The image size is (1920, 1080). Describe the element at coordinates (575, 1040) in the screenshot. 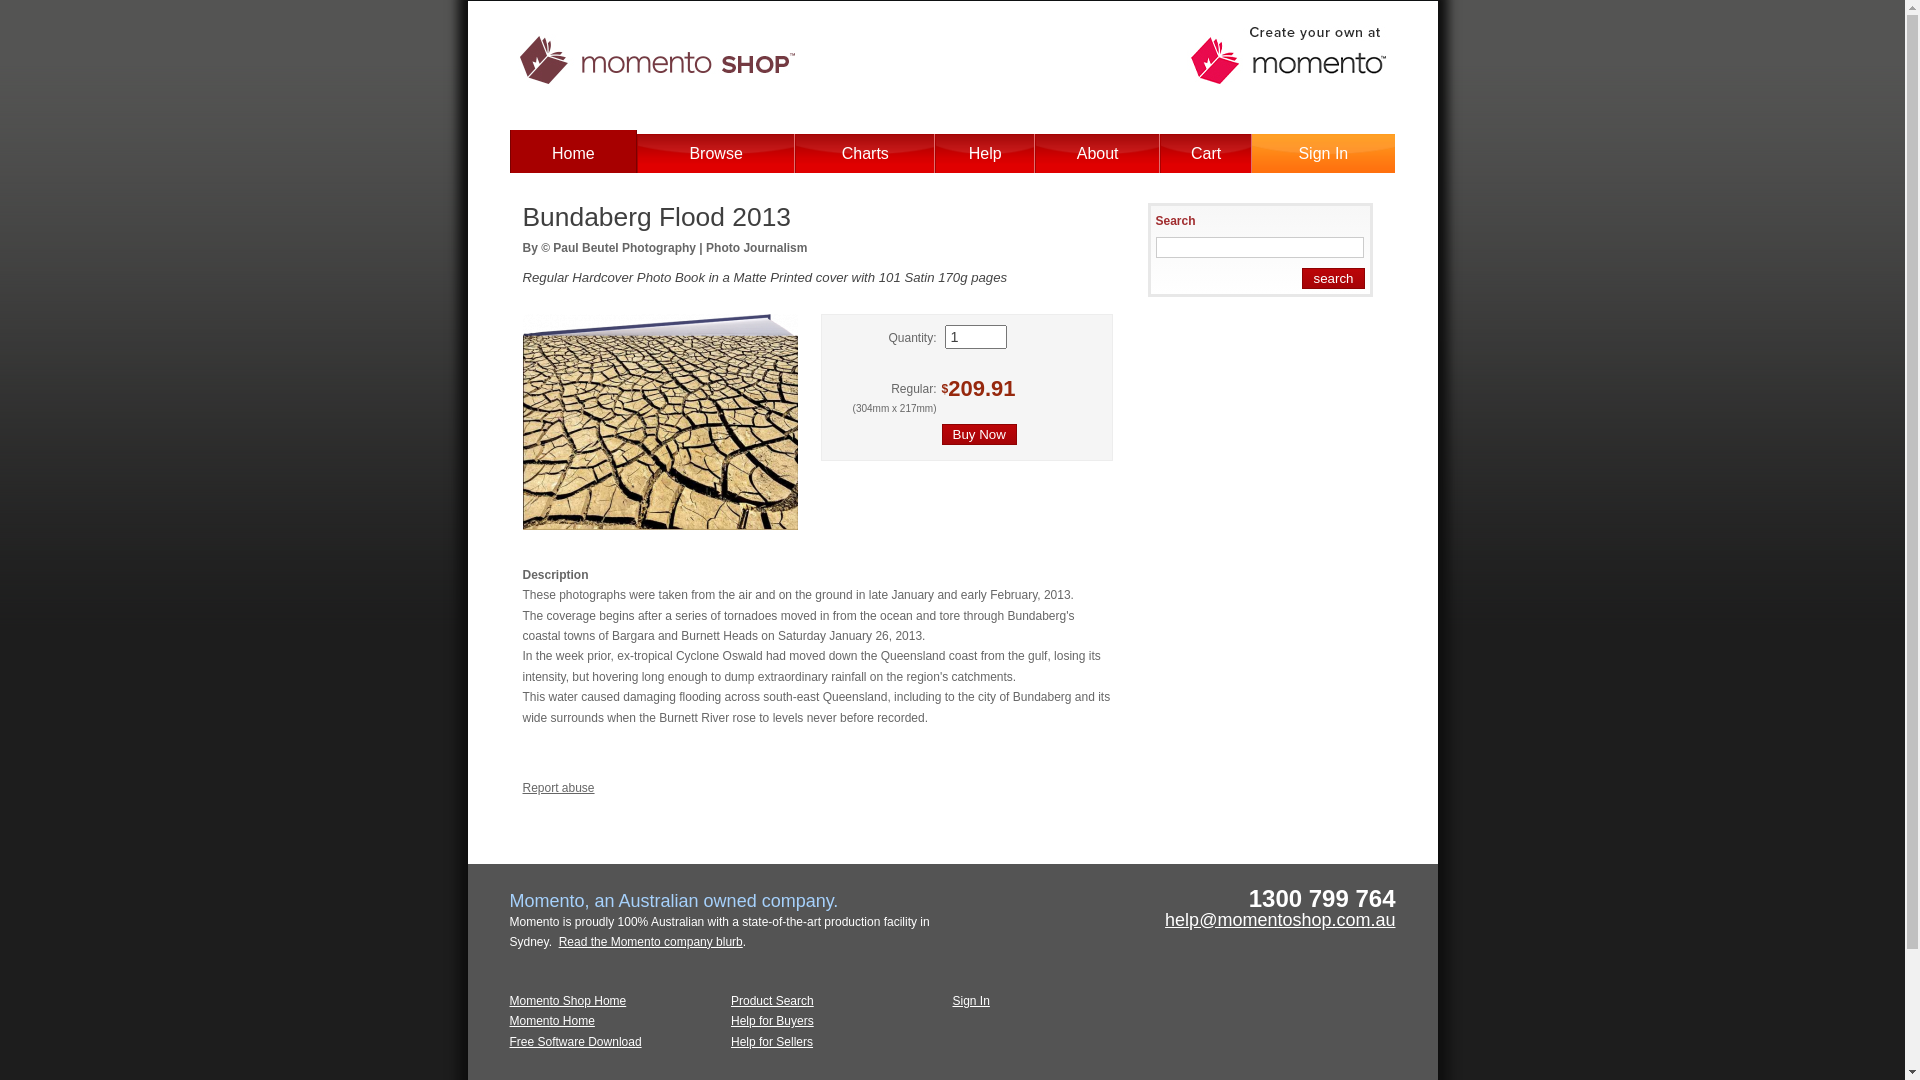

I see `'Free Software Download'` at that location.